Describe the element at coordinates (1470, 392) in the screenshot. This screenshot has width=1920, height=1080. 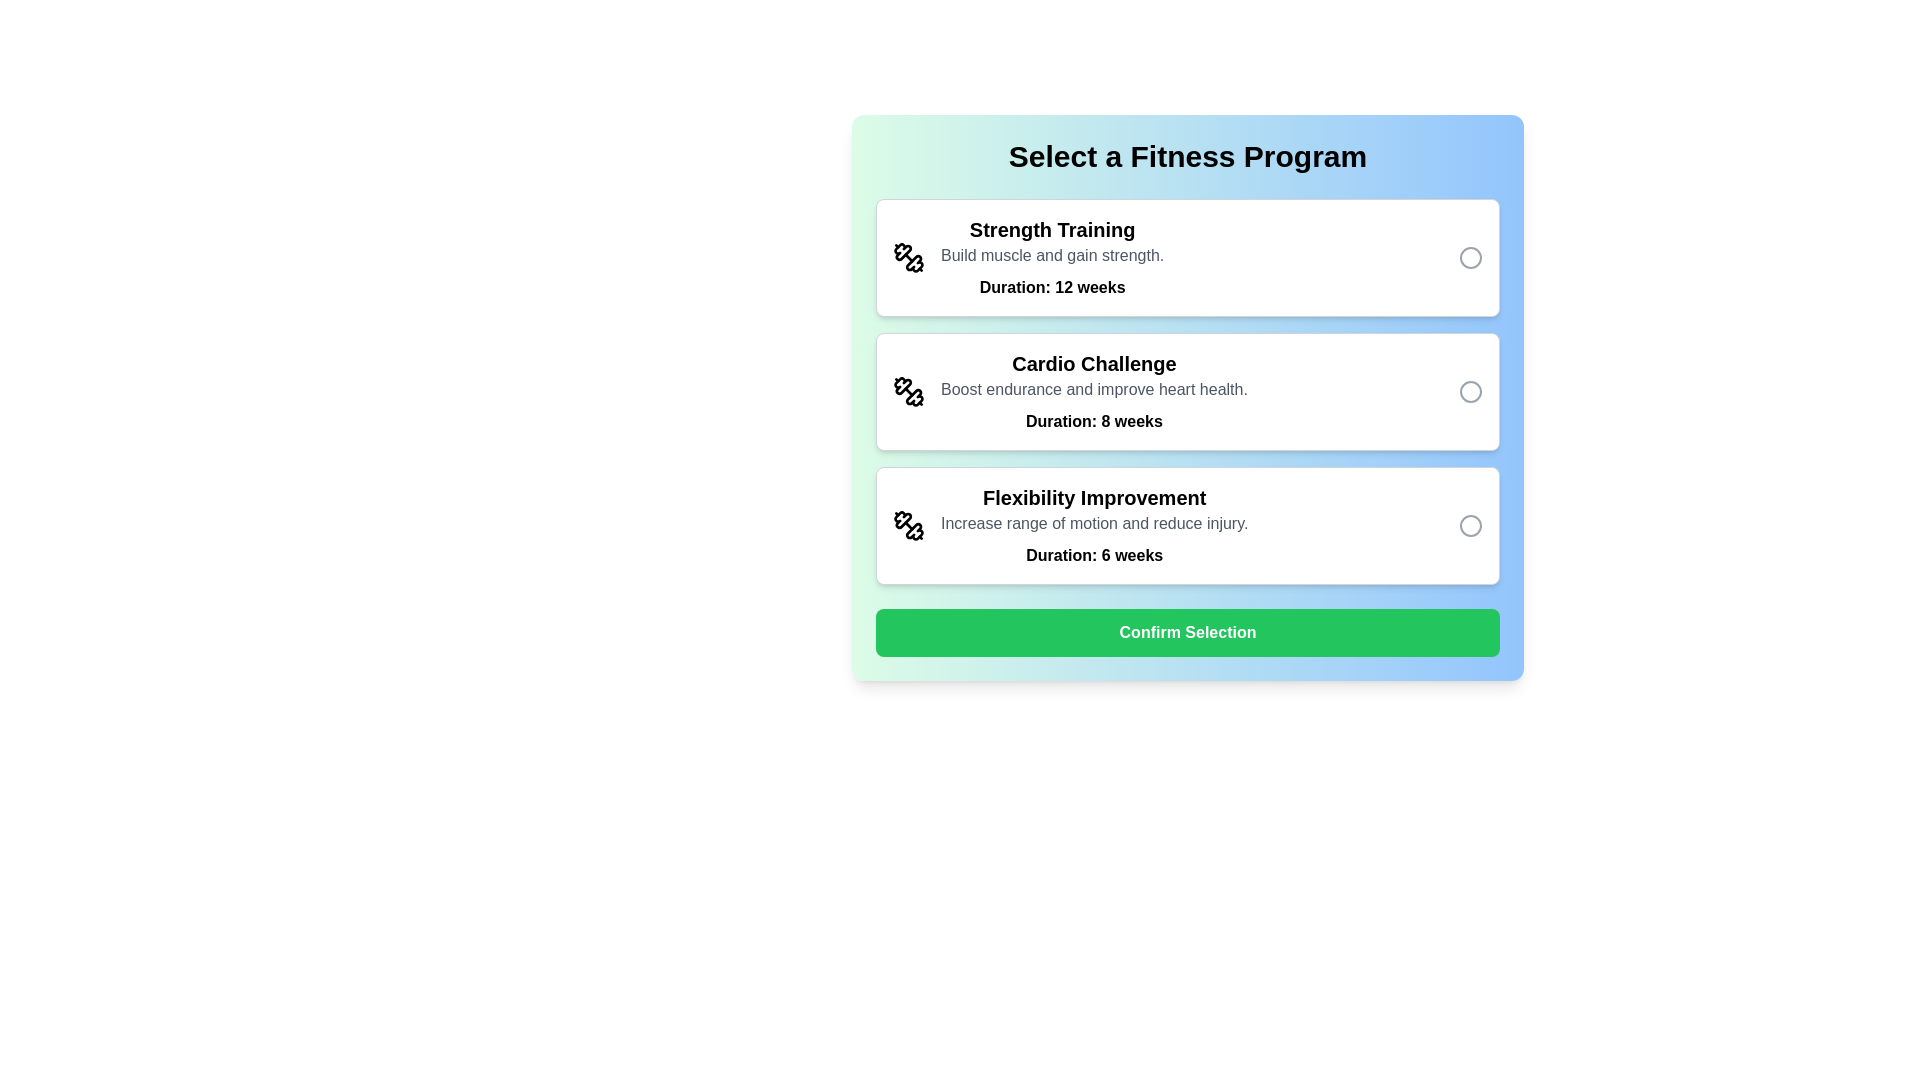
I see `the 'Cardio Challenge' radio button` at that location.